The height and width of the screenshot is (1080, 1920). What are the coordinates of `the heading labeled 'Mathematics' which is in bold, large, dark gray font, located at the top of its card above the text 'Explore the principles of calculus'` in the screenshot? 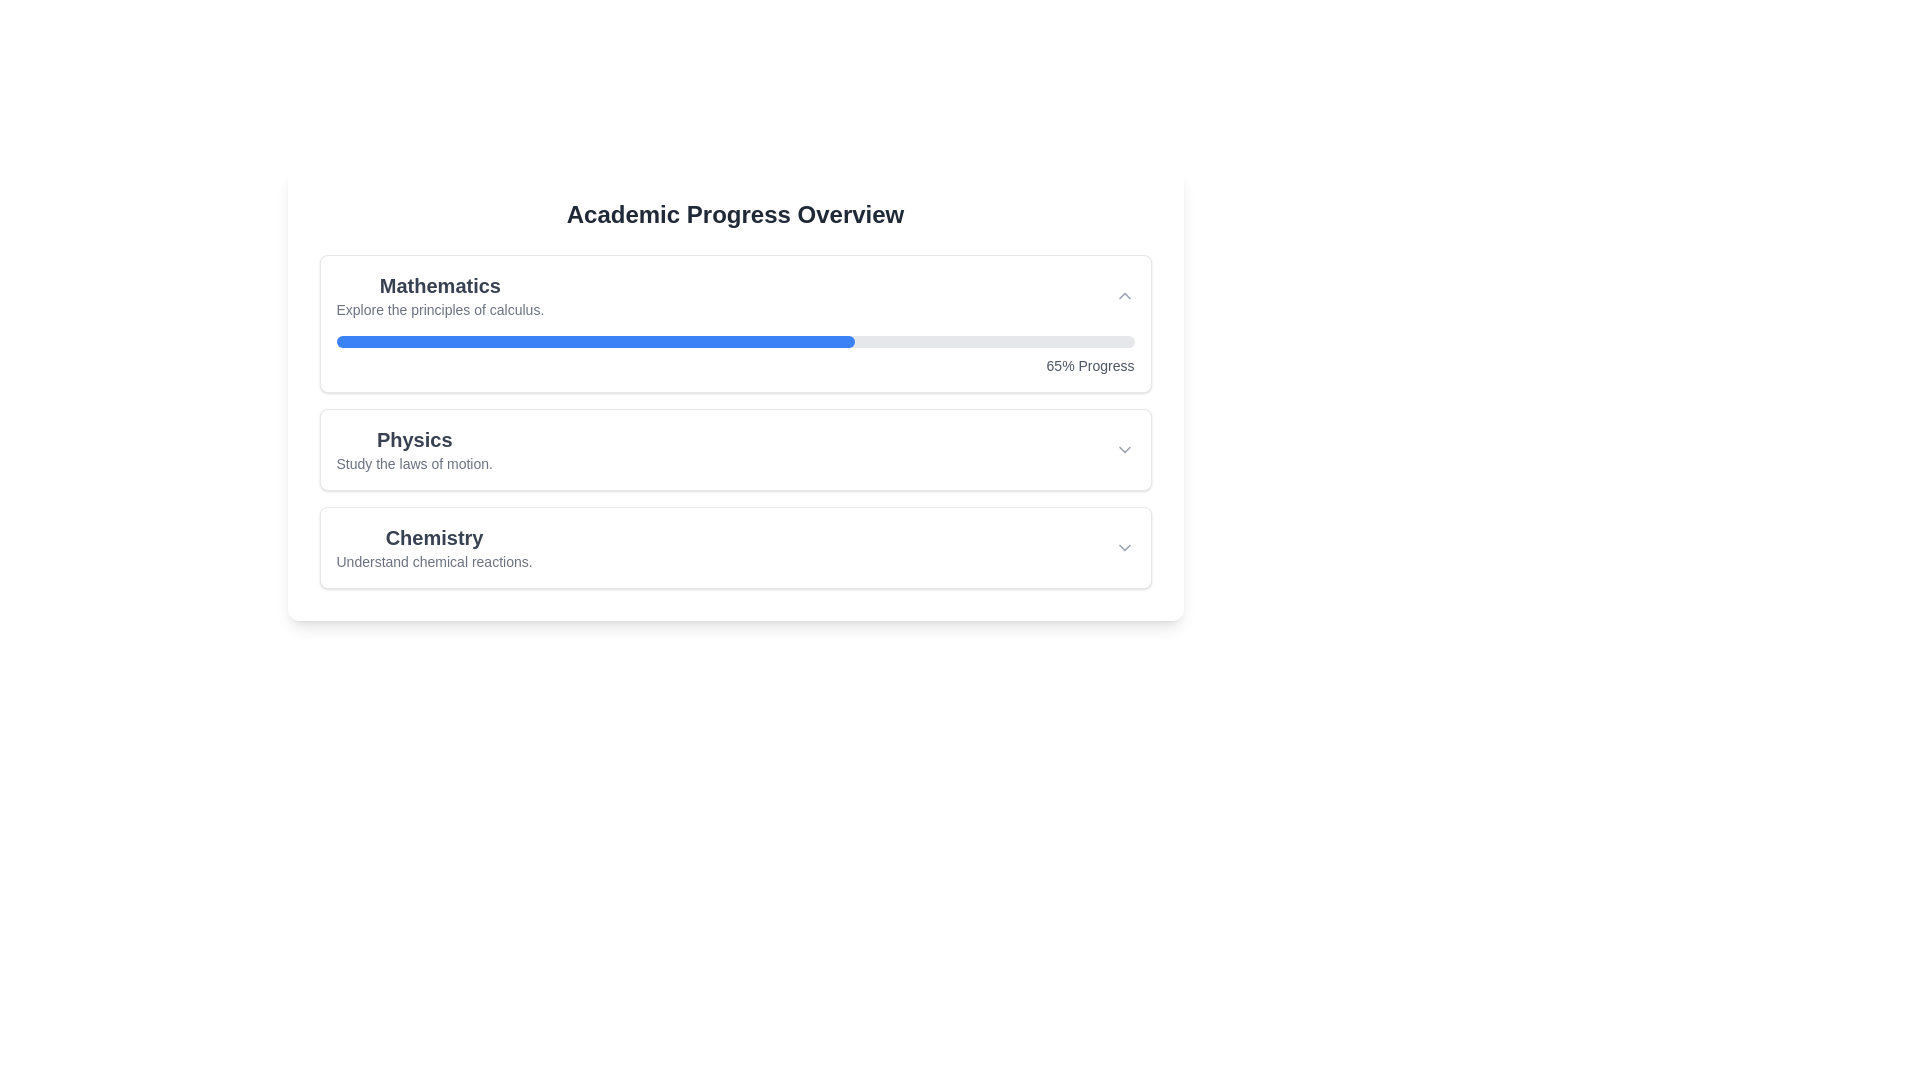 It's located at (439, 285).